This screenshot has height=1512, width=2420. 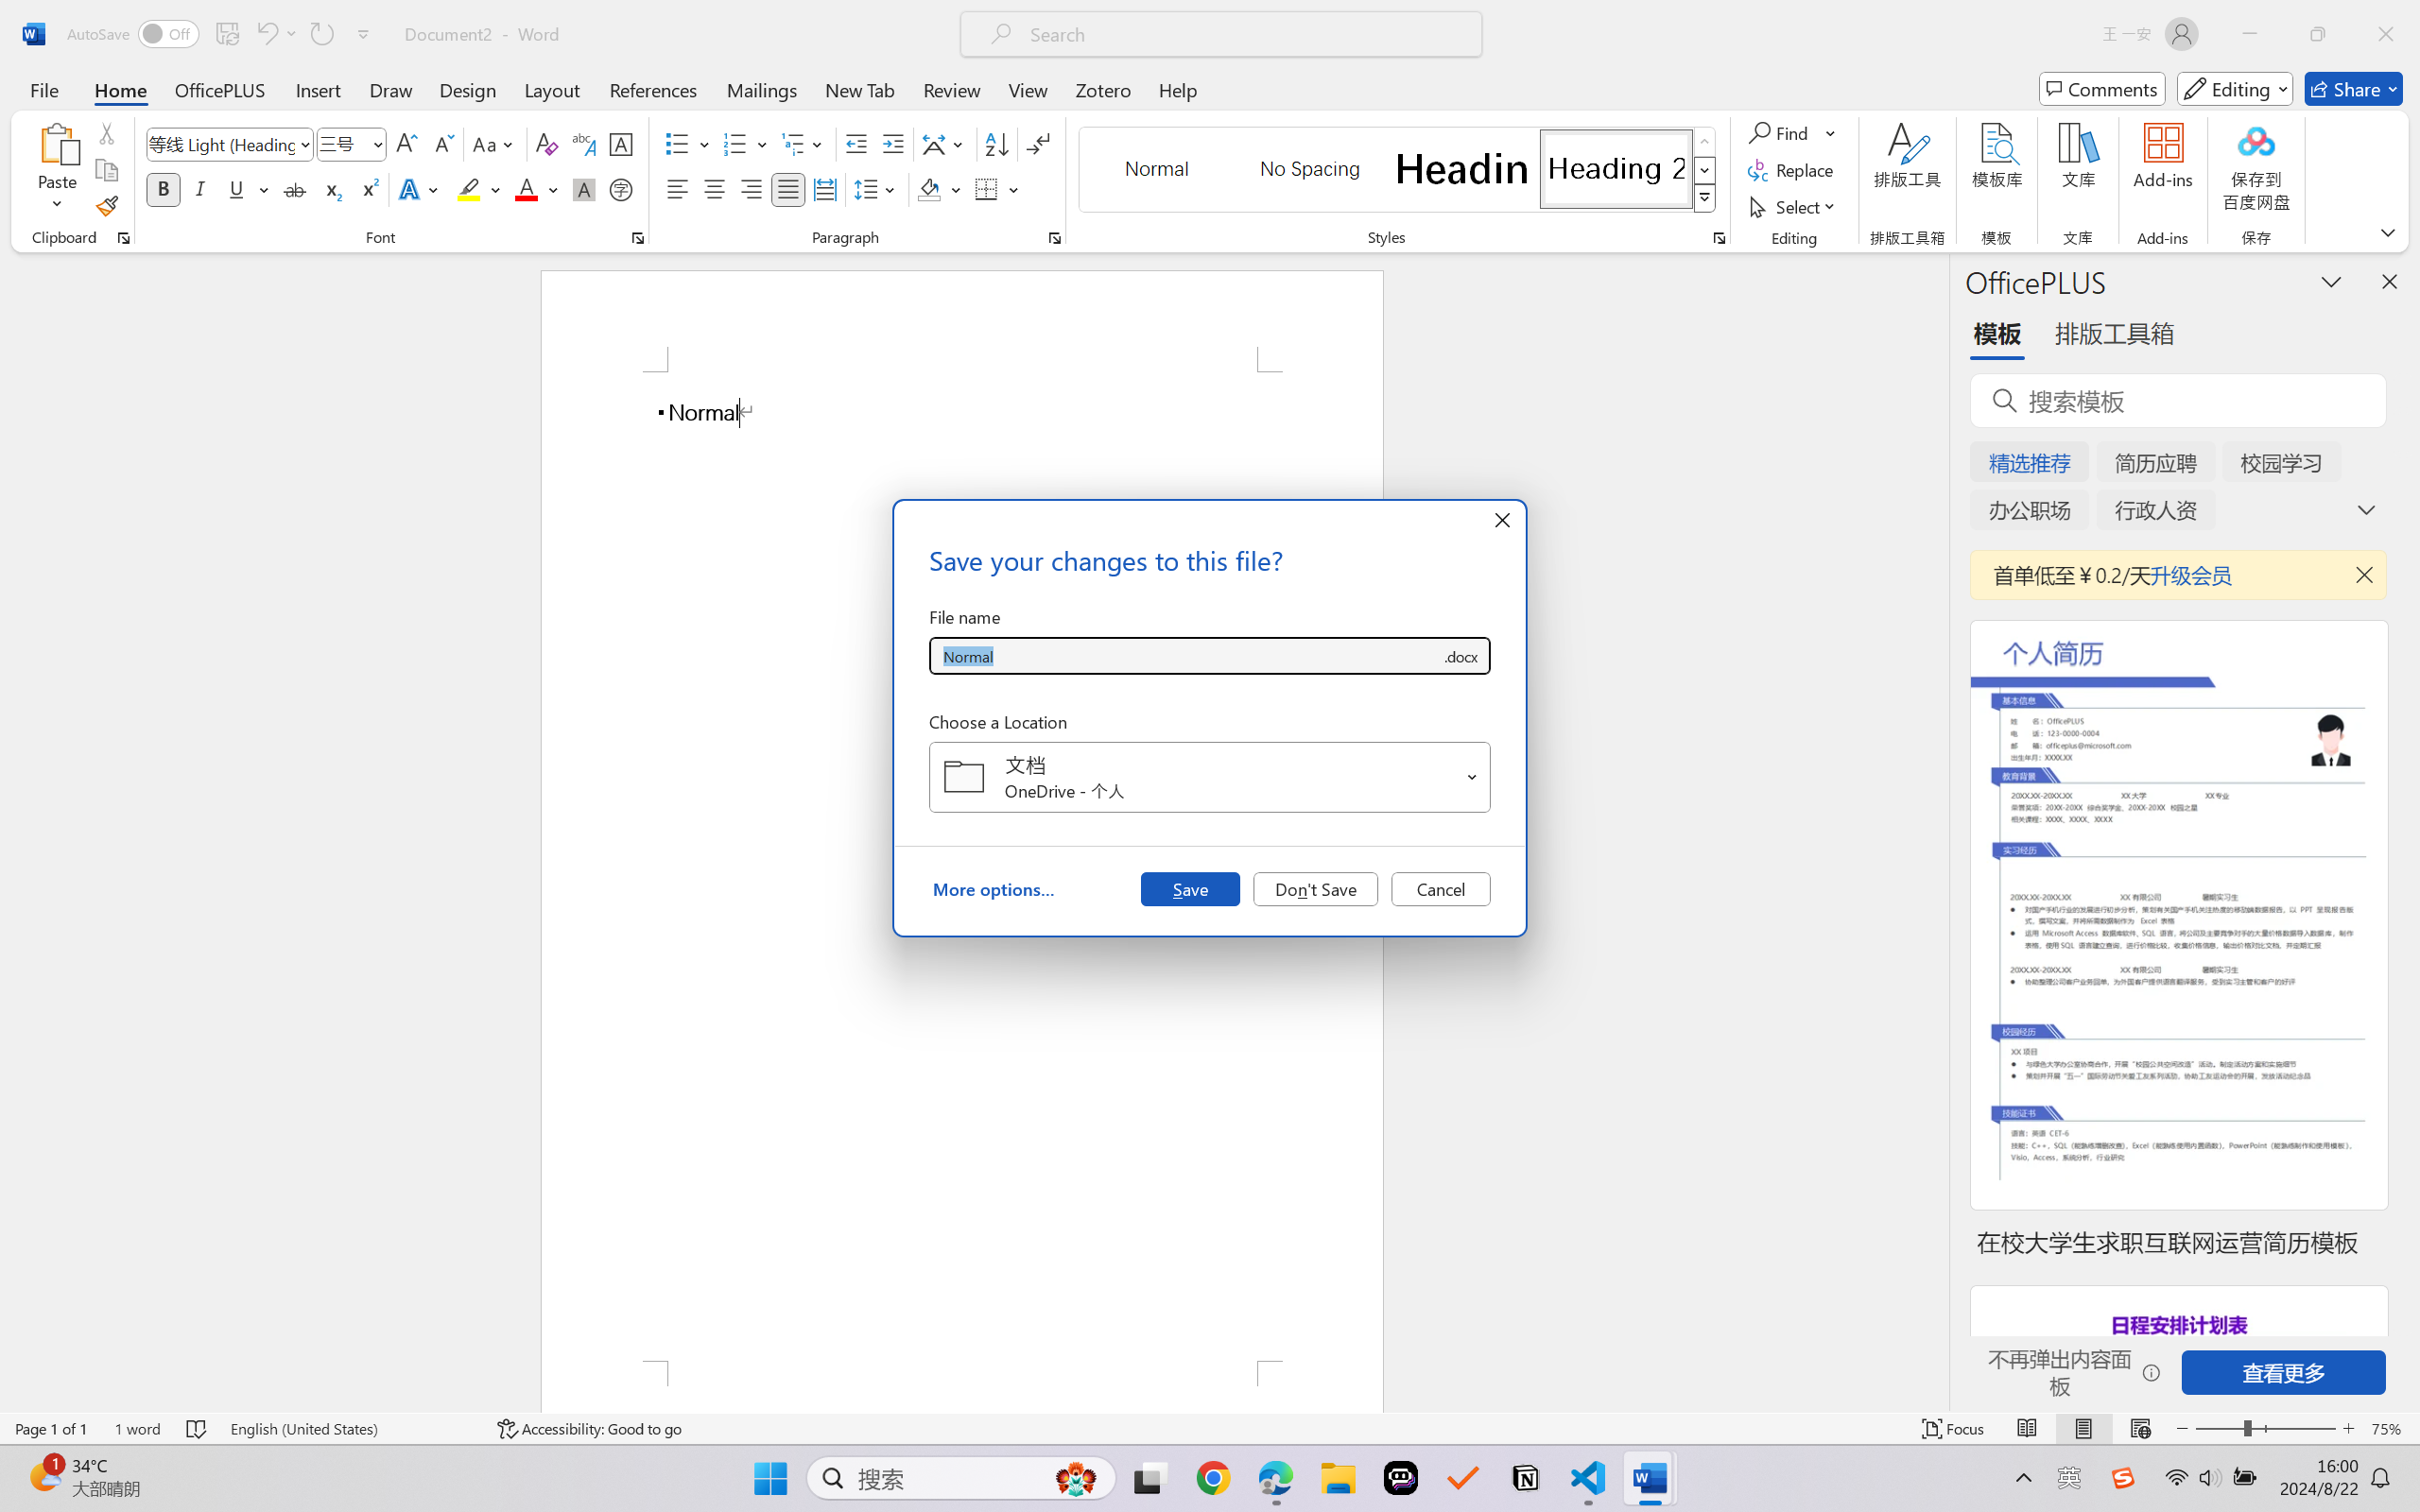 What do you see at coordinates (330, 188) in the screenshot?
I see `'Subscript'` at bounding box center [330, 188].